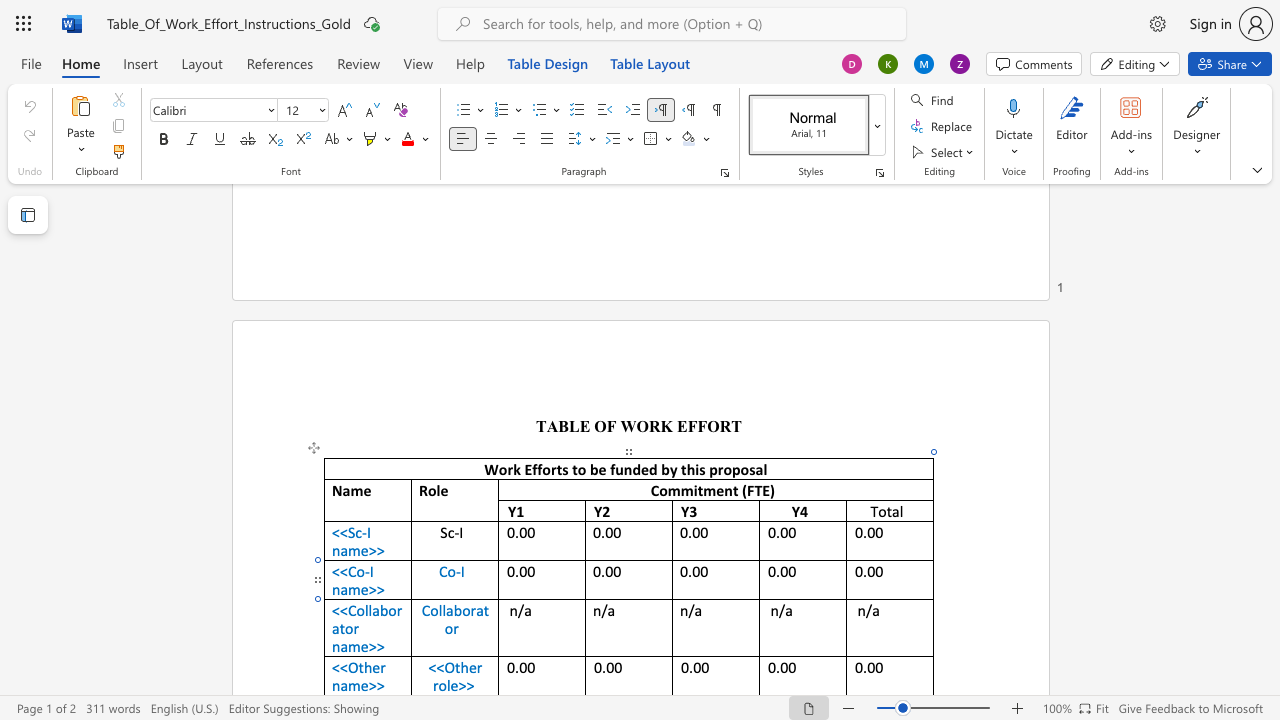  Describe the element at coordinates (340, 684) in the screenshot. I see `the space between the continuous character "n" and "a" in the text` at that location.